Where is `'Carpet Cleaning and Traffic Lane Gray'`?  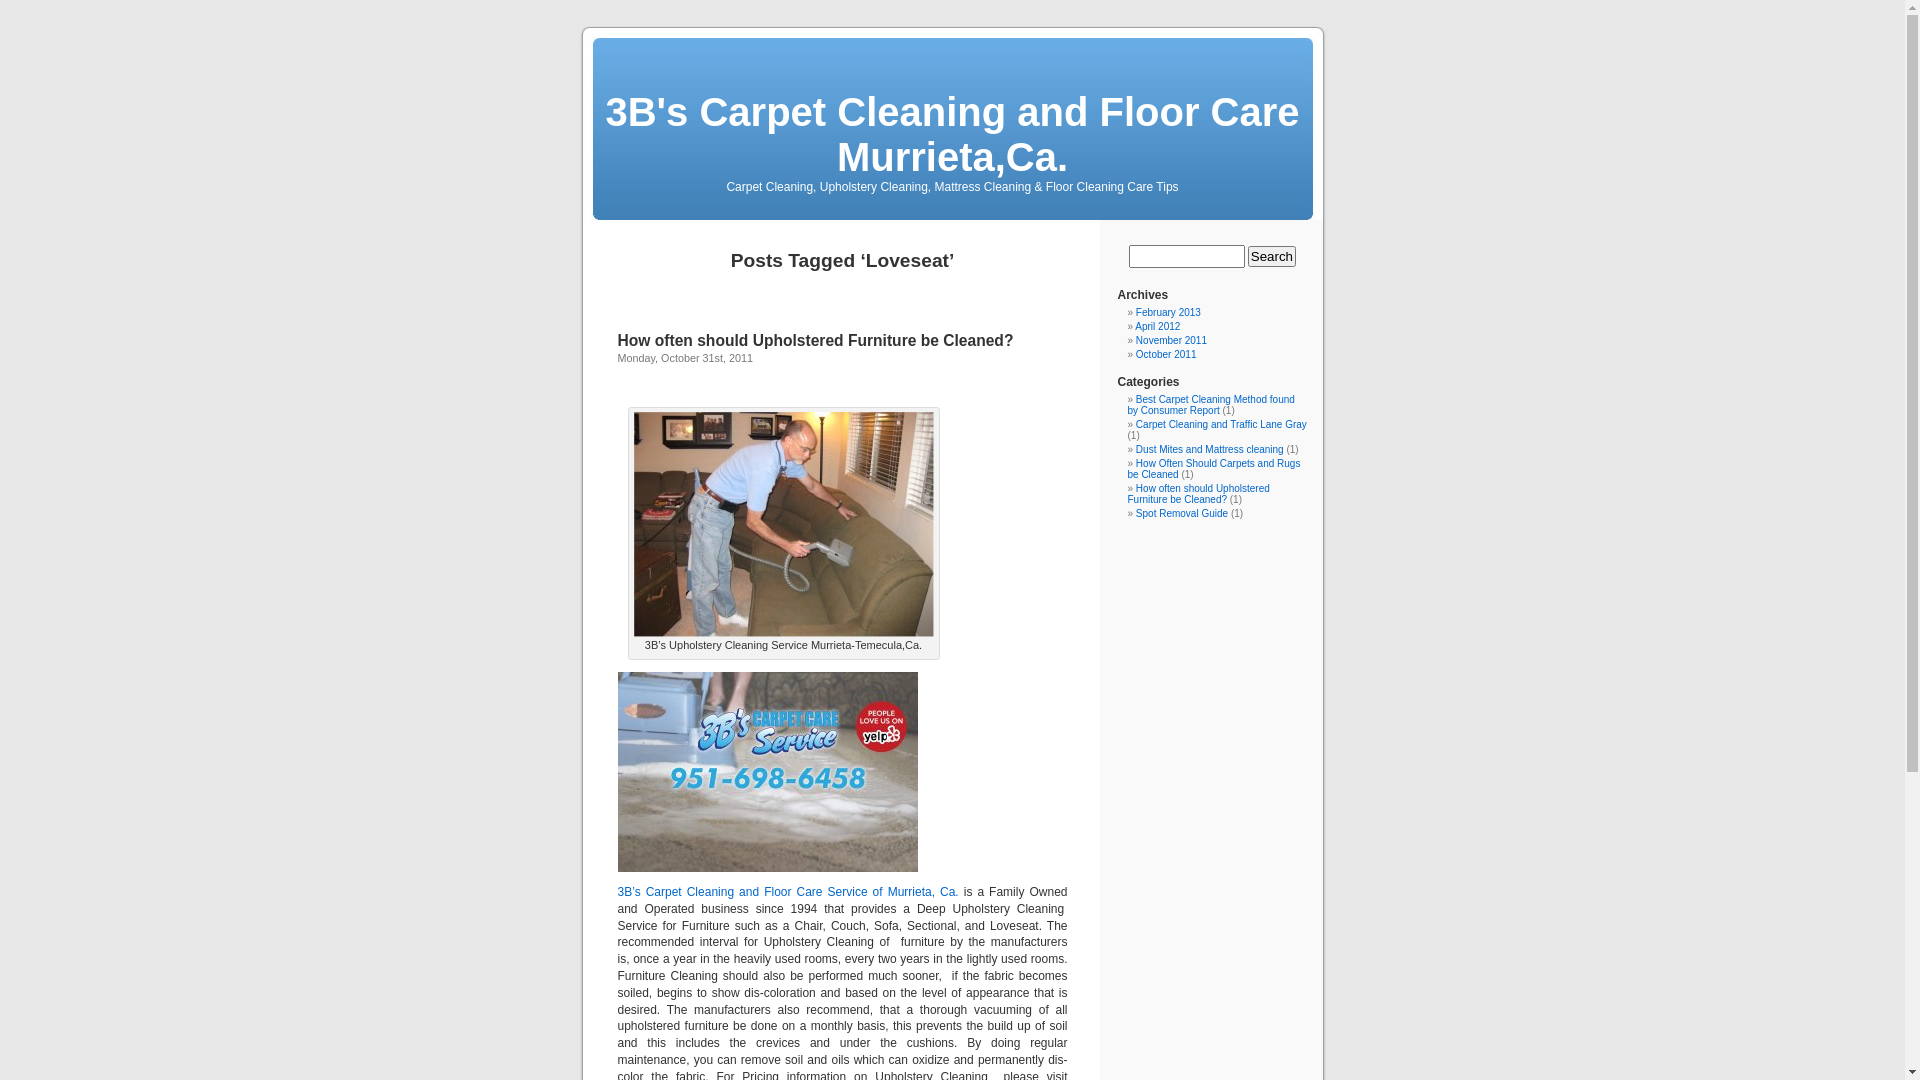
'Carpet Cleaning and Traffic Lane Gray' is located at coordinates (1220, 423).